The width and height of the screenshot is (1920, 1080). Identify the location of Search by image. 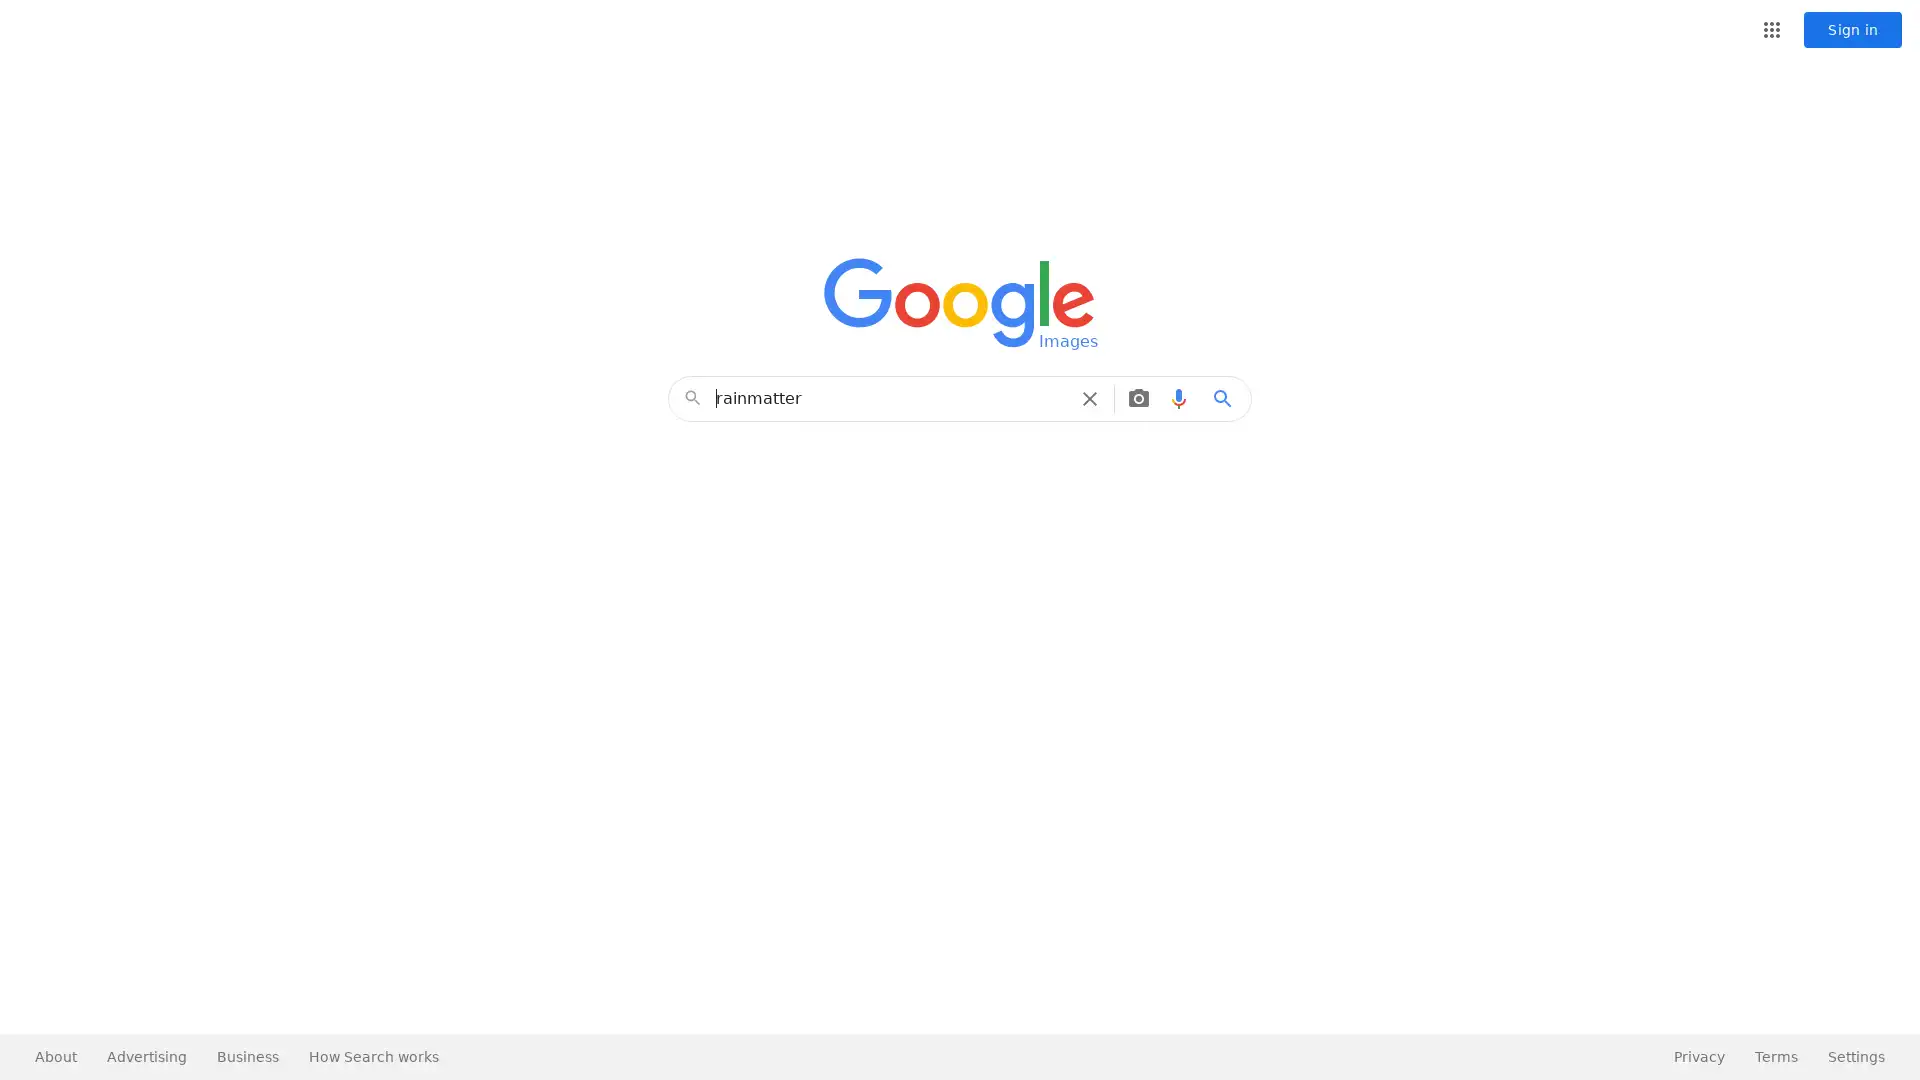
(1138, 398).